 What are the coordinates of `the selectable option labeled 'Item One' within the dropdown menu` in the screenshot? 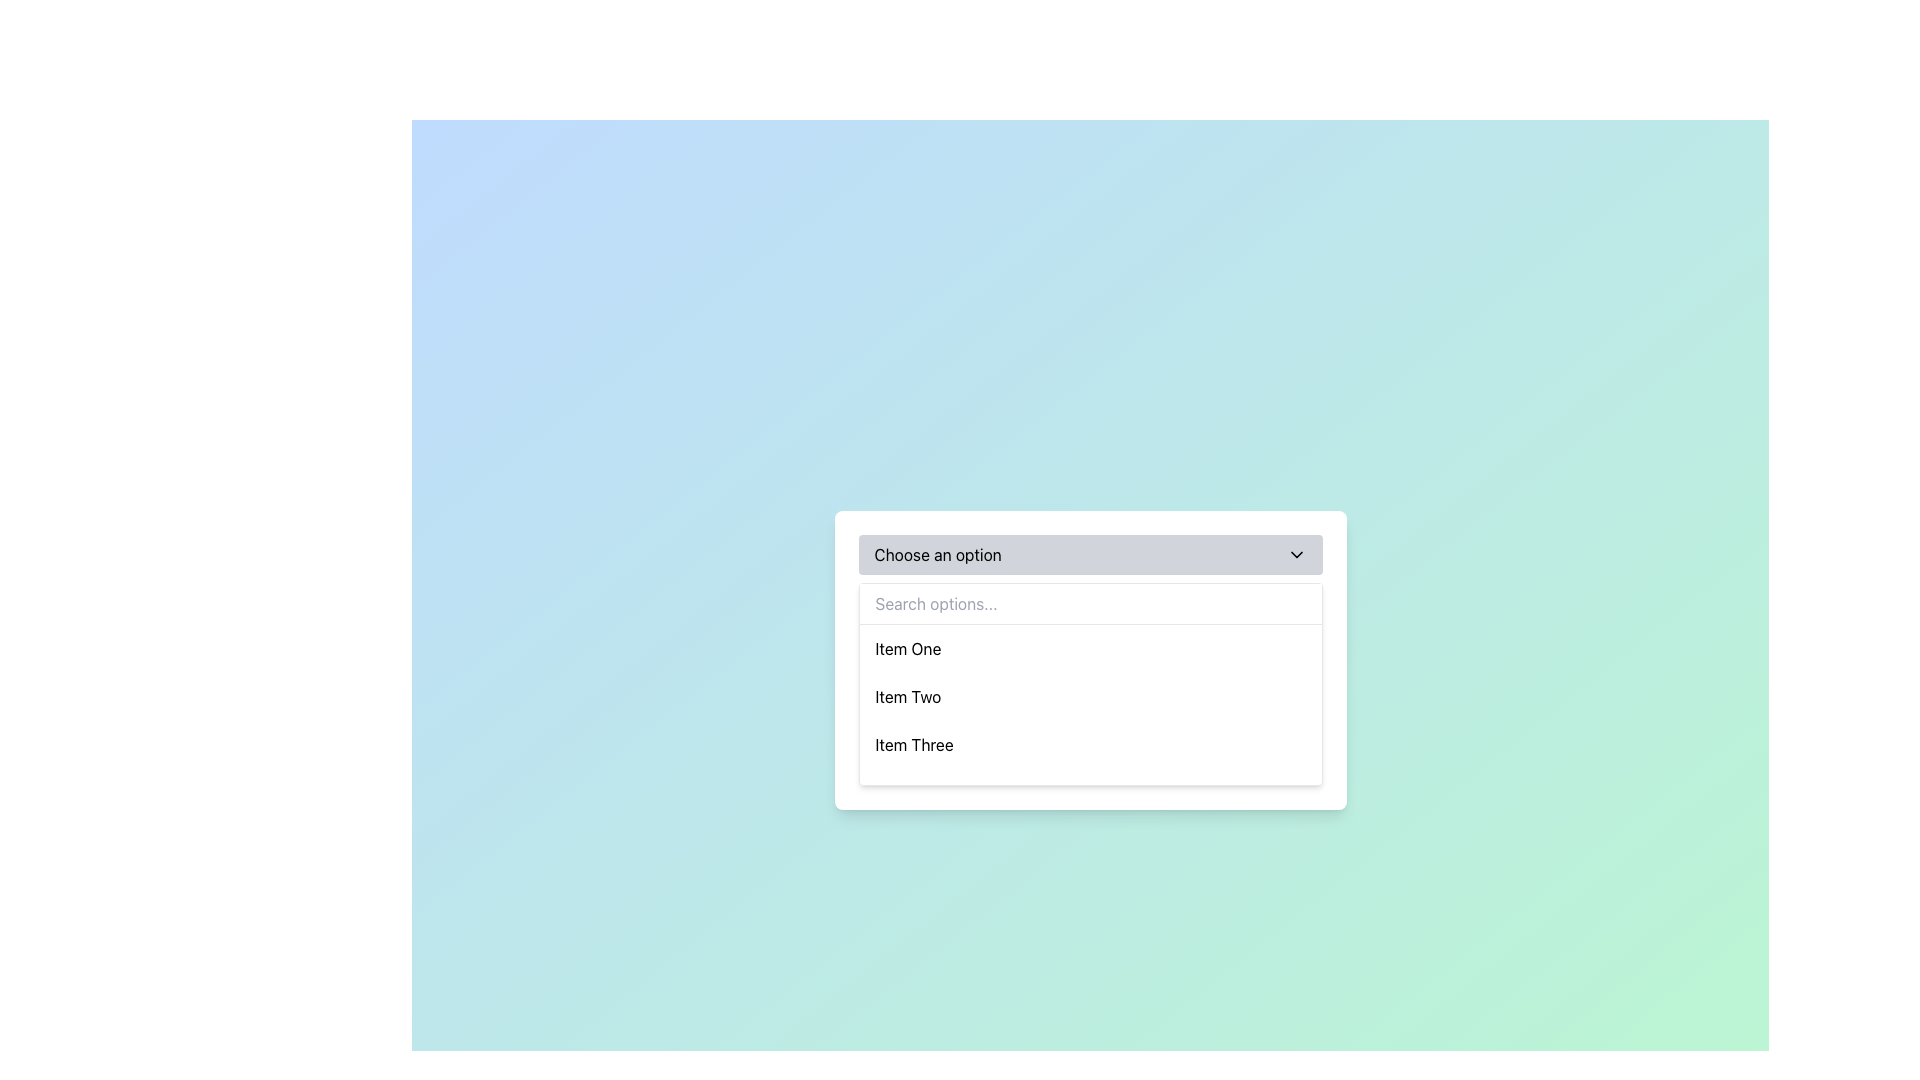 It's located at (906, 648).